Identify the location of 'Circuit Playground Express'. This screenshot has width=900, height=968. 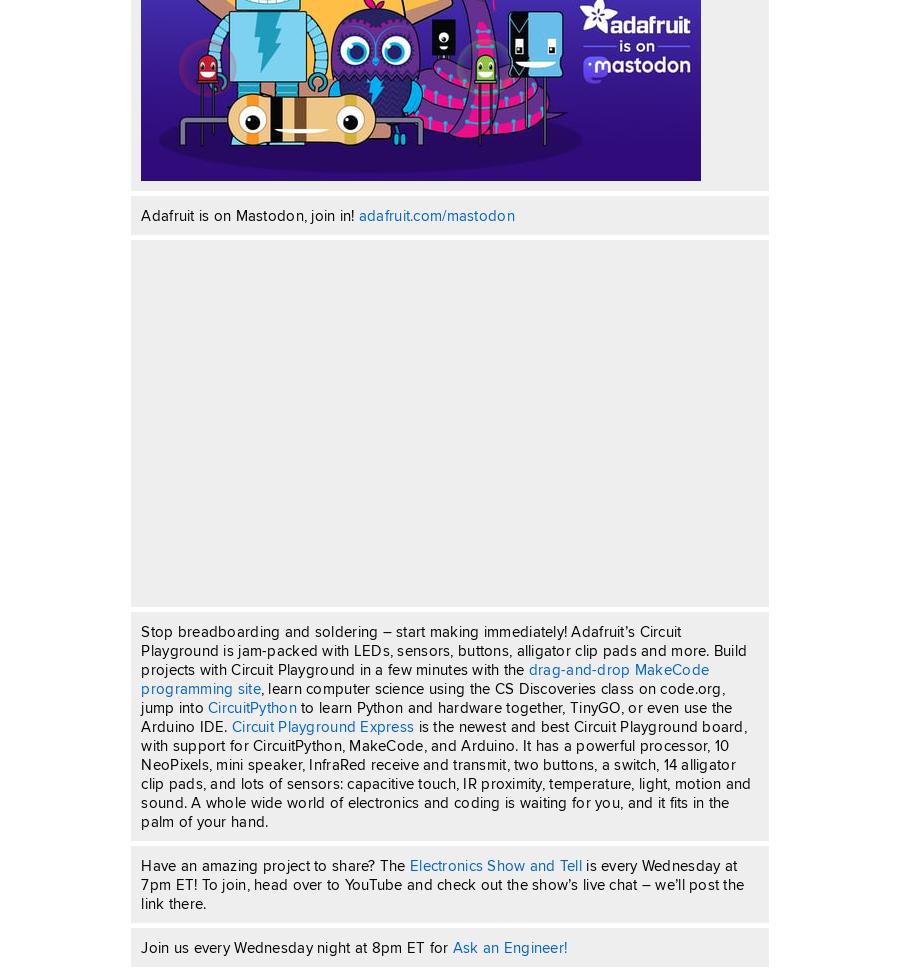
(322, 726).